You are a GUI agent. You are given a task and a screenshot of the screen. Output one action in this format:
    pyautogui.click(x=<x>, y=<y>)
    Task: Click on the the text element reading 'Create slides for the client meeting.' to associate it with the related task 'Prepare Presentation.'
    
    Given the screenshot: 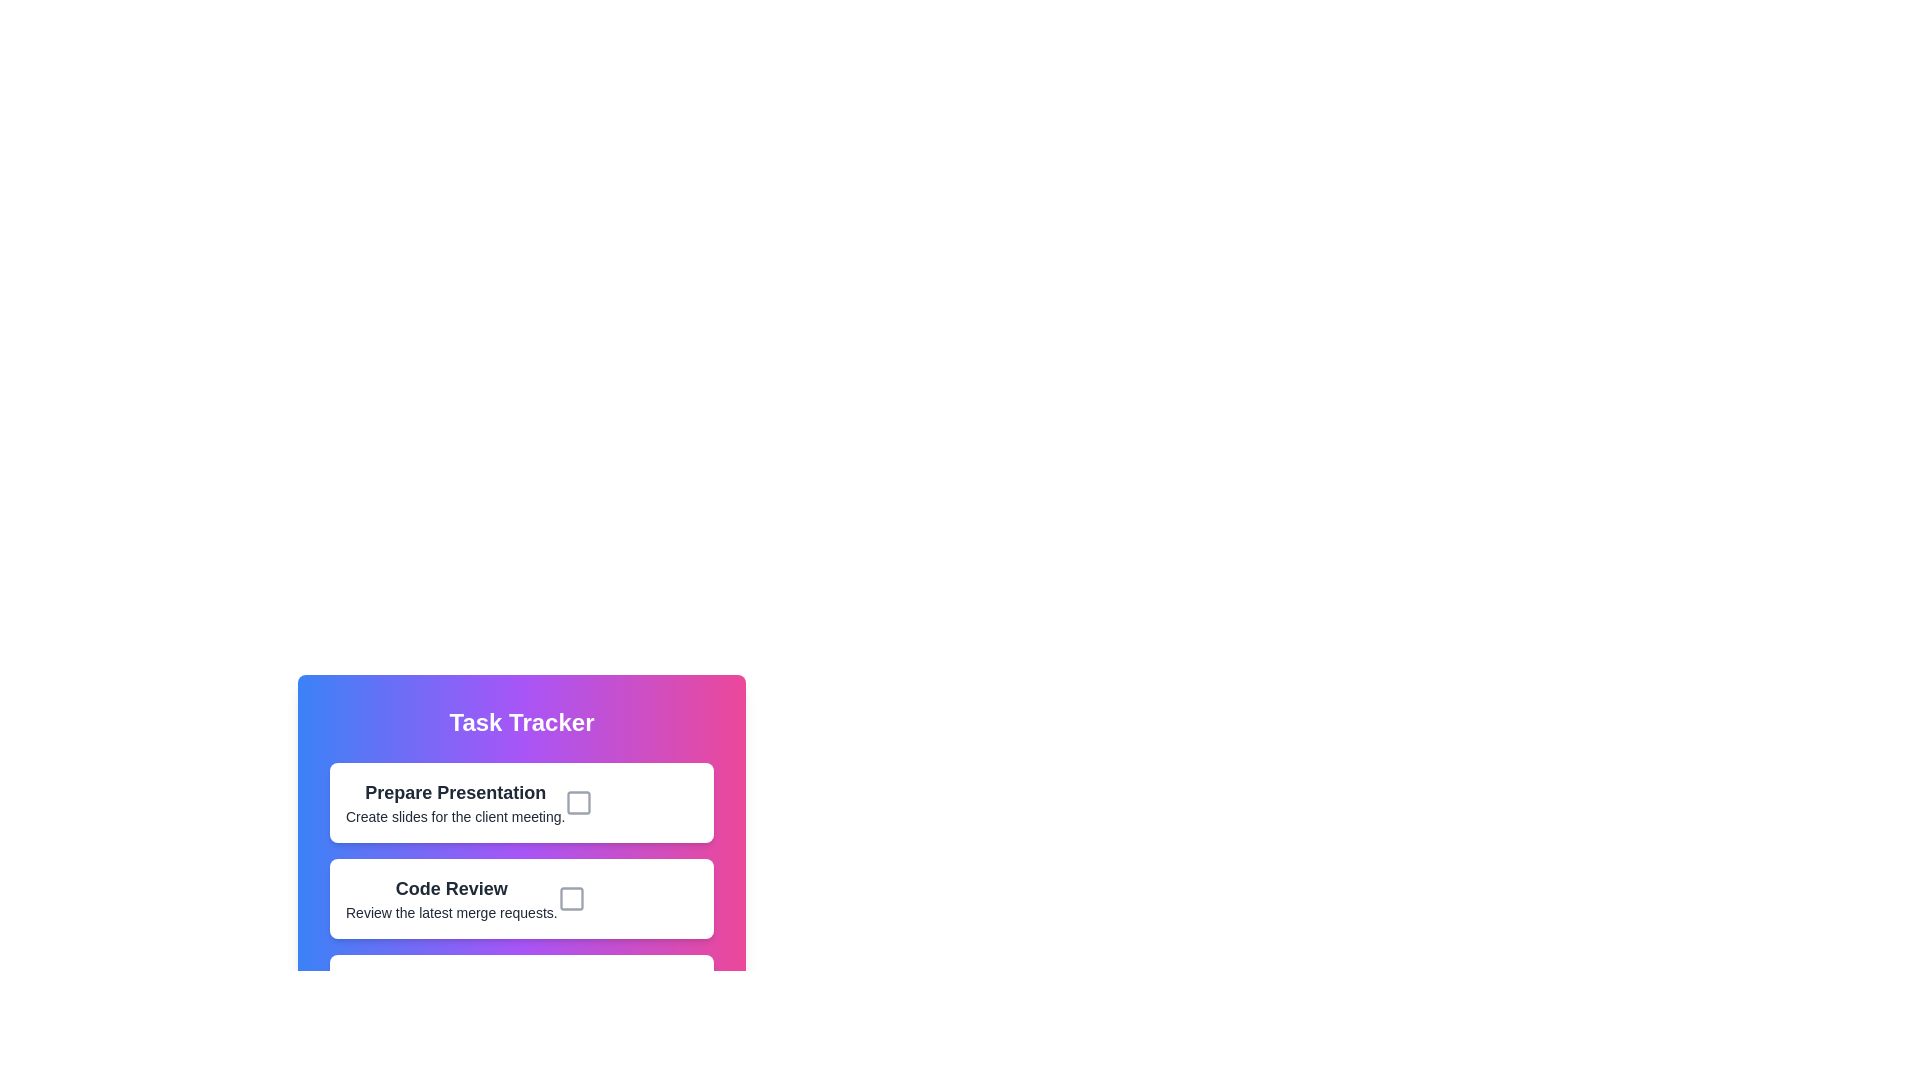 What is the action you would take?
    pyautogui.click(x=454, y=817)
    